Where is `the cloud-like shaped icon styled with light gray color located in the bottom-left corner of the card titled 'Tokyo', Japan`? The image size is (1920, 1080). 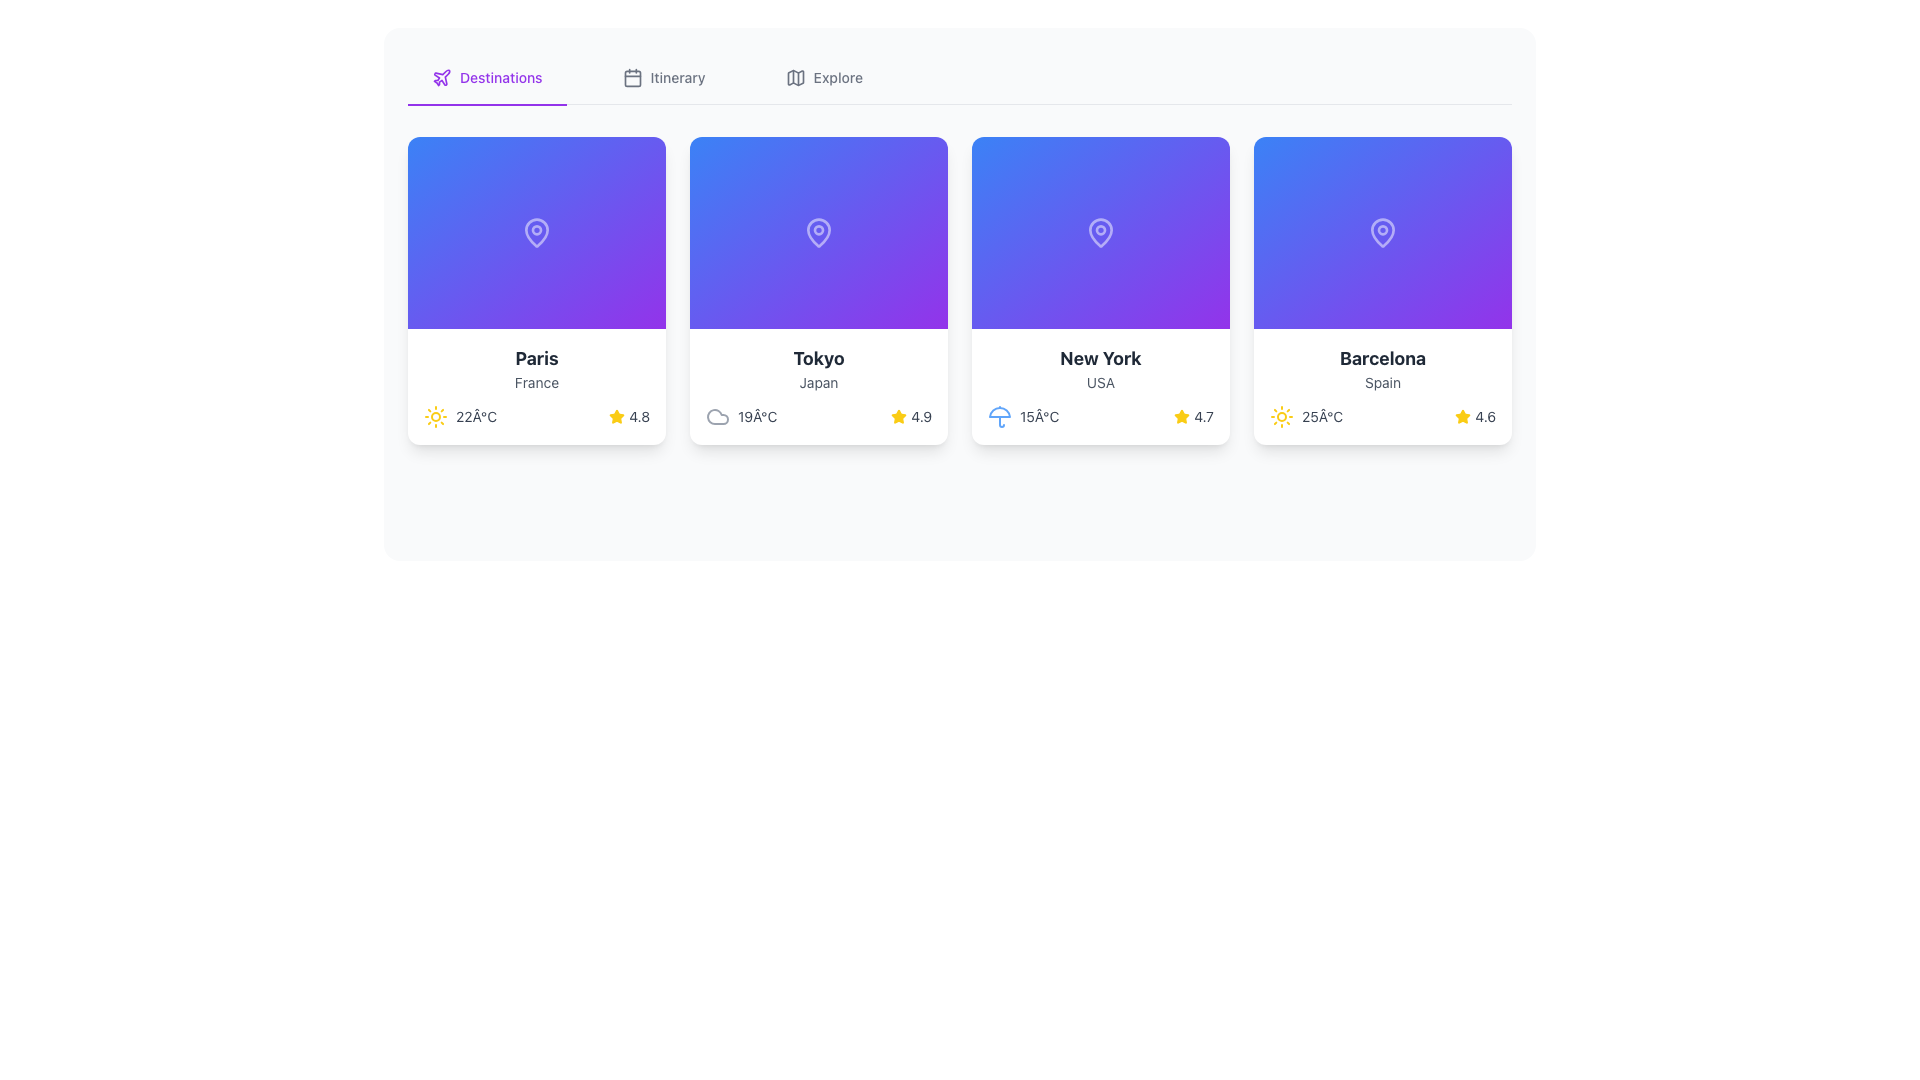 the cloud-like shaped icon styled with light gray color located in the bottom-left corner of the card titled 'Tokyo', Japan is located at coordinates (718, 415).